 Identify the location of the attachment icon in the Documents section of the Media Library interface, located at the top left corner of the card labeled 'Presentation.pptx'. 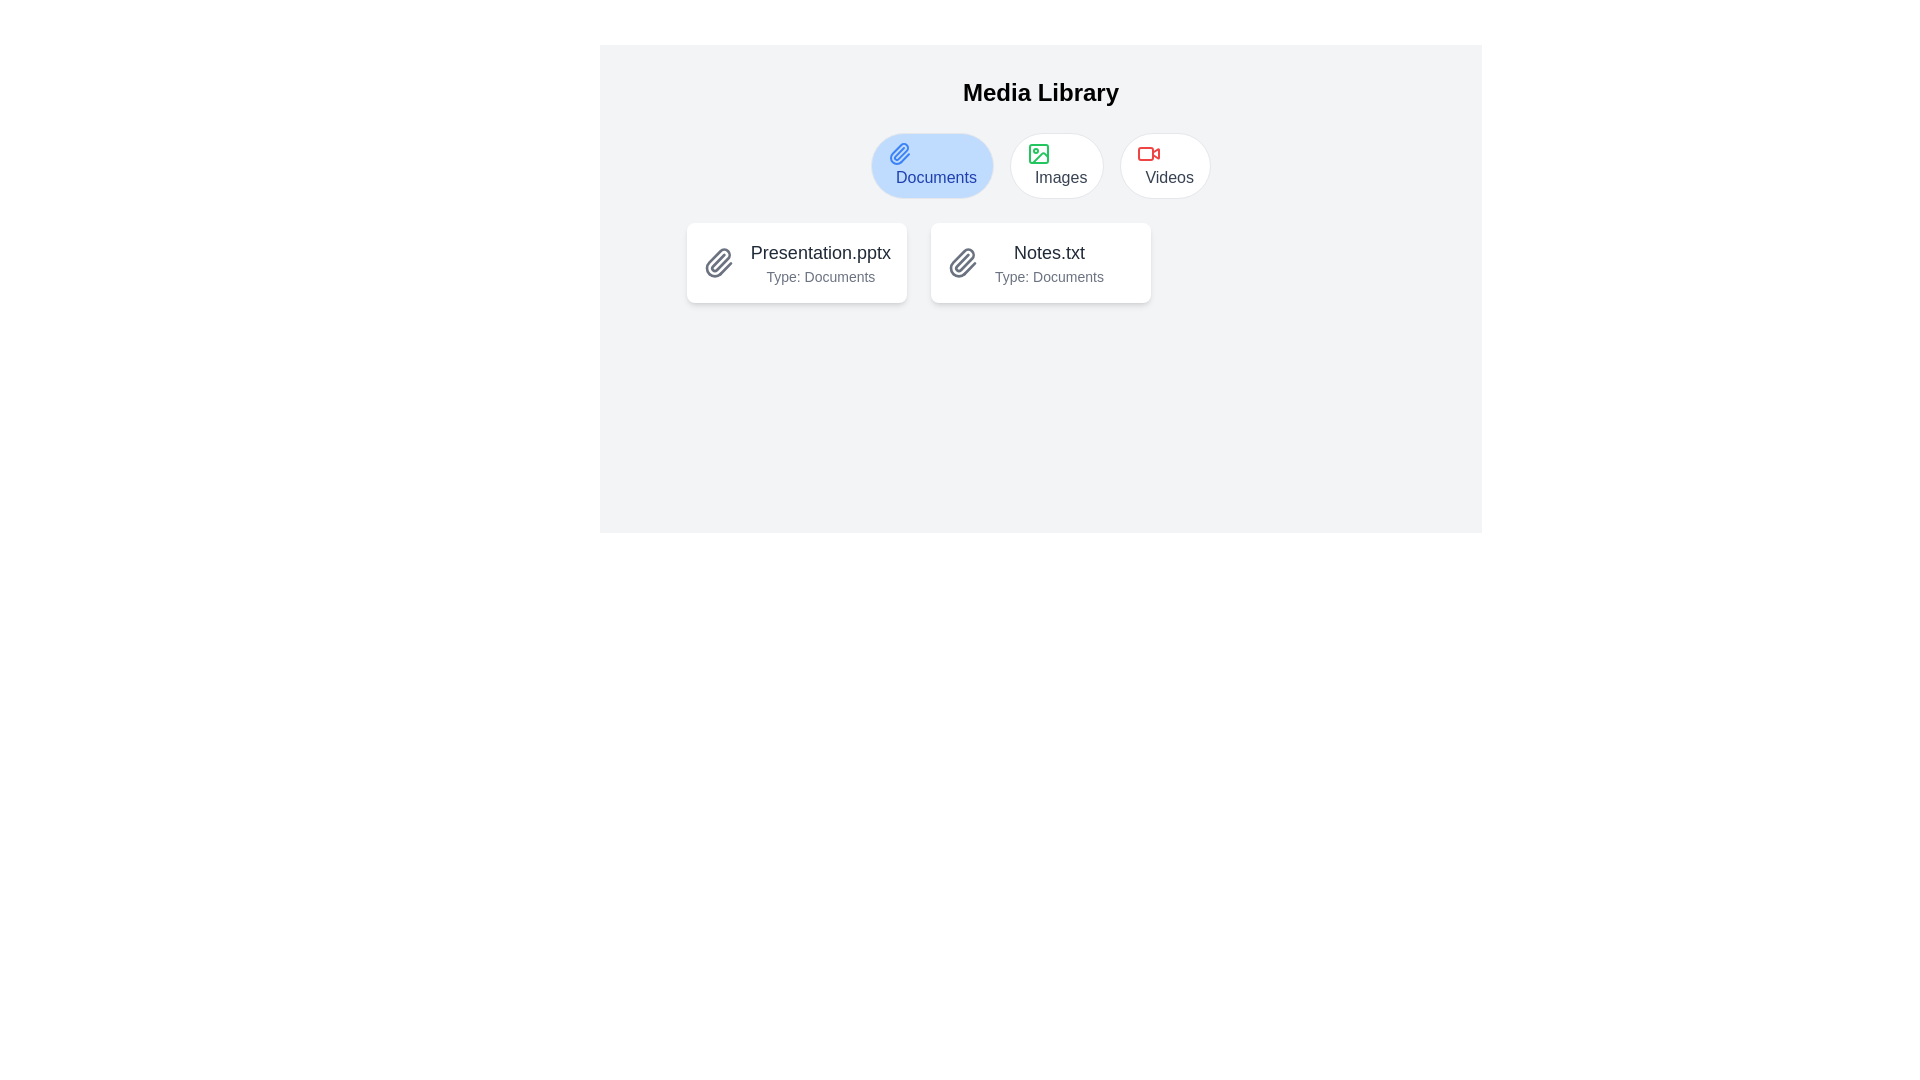
(718, 261).